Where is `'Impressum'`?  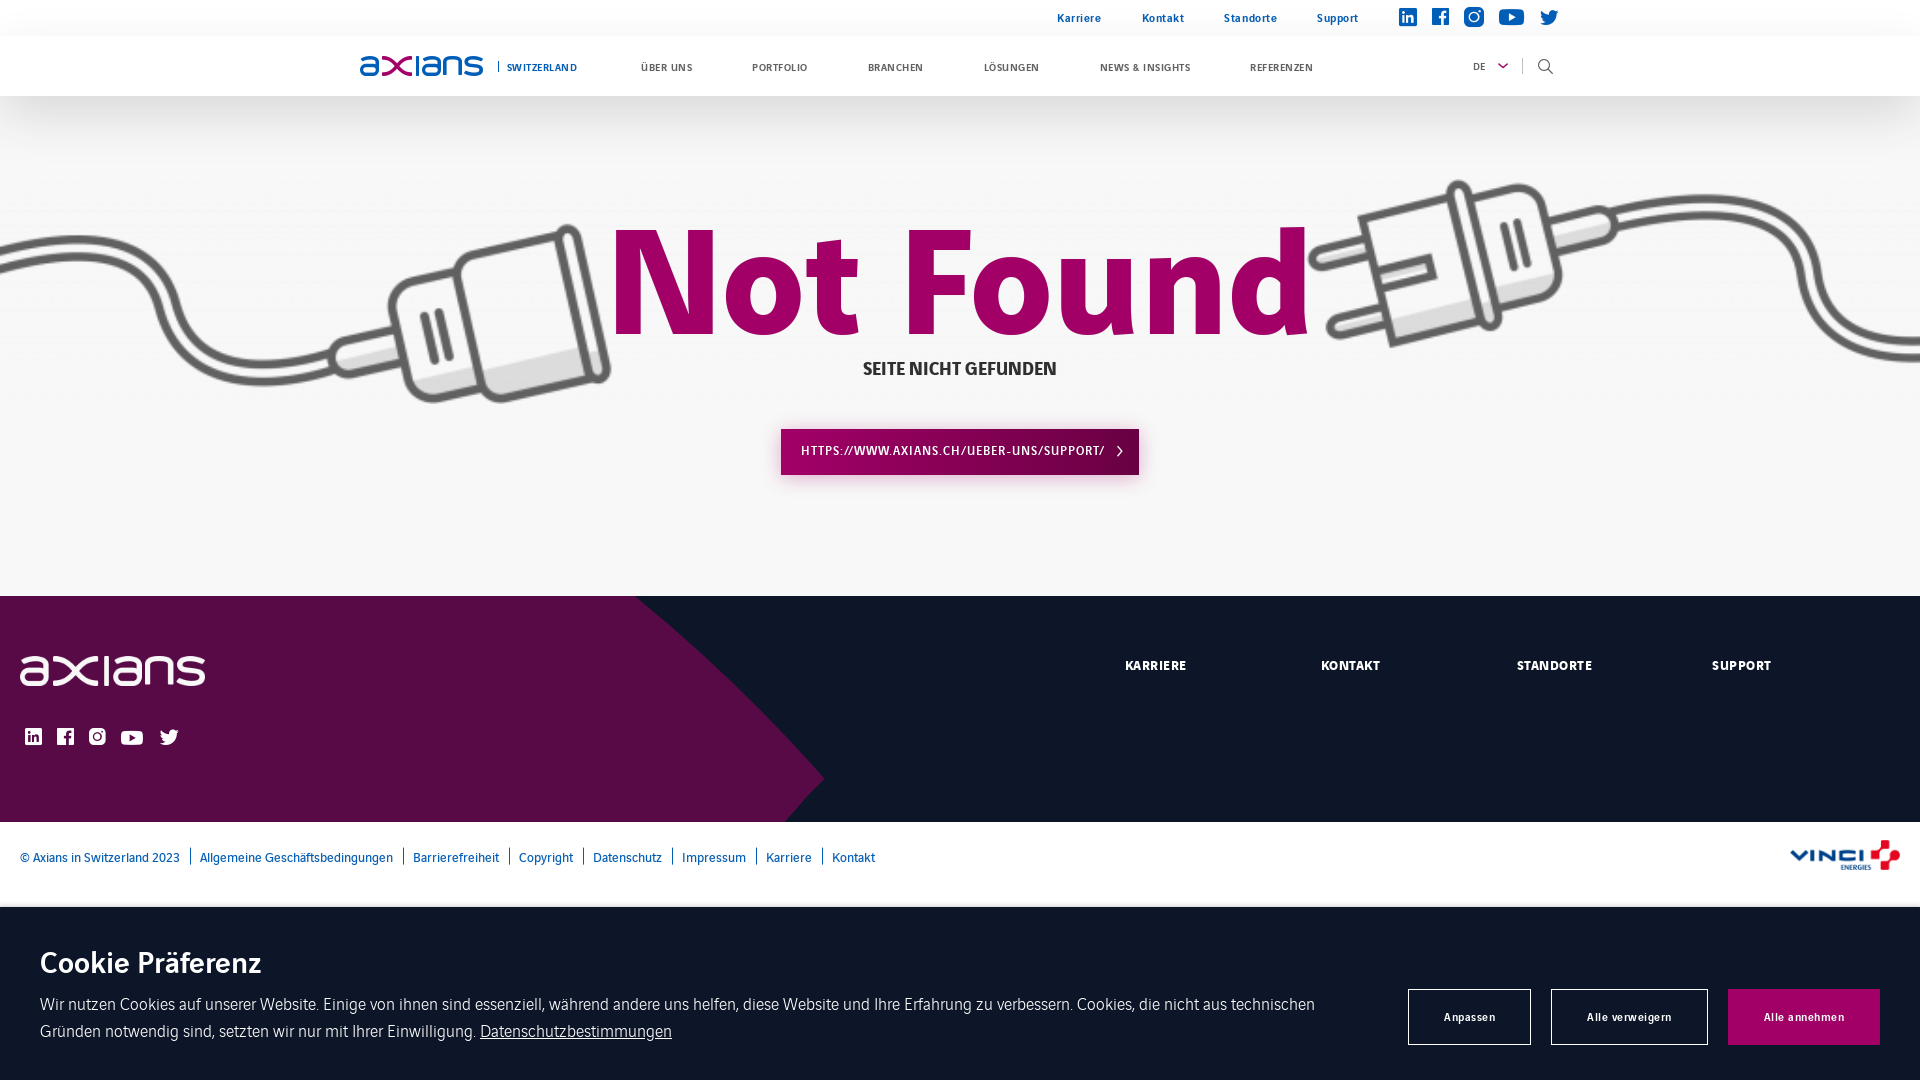
'Impressum' is located at coordinates (709, 855).